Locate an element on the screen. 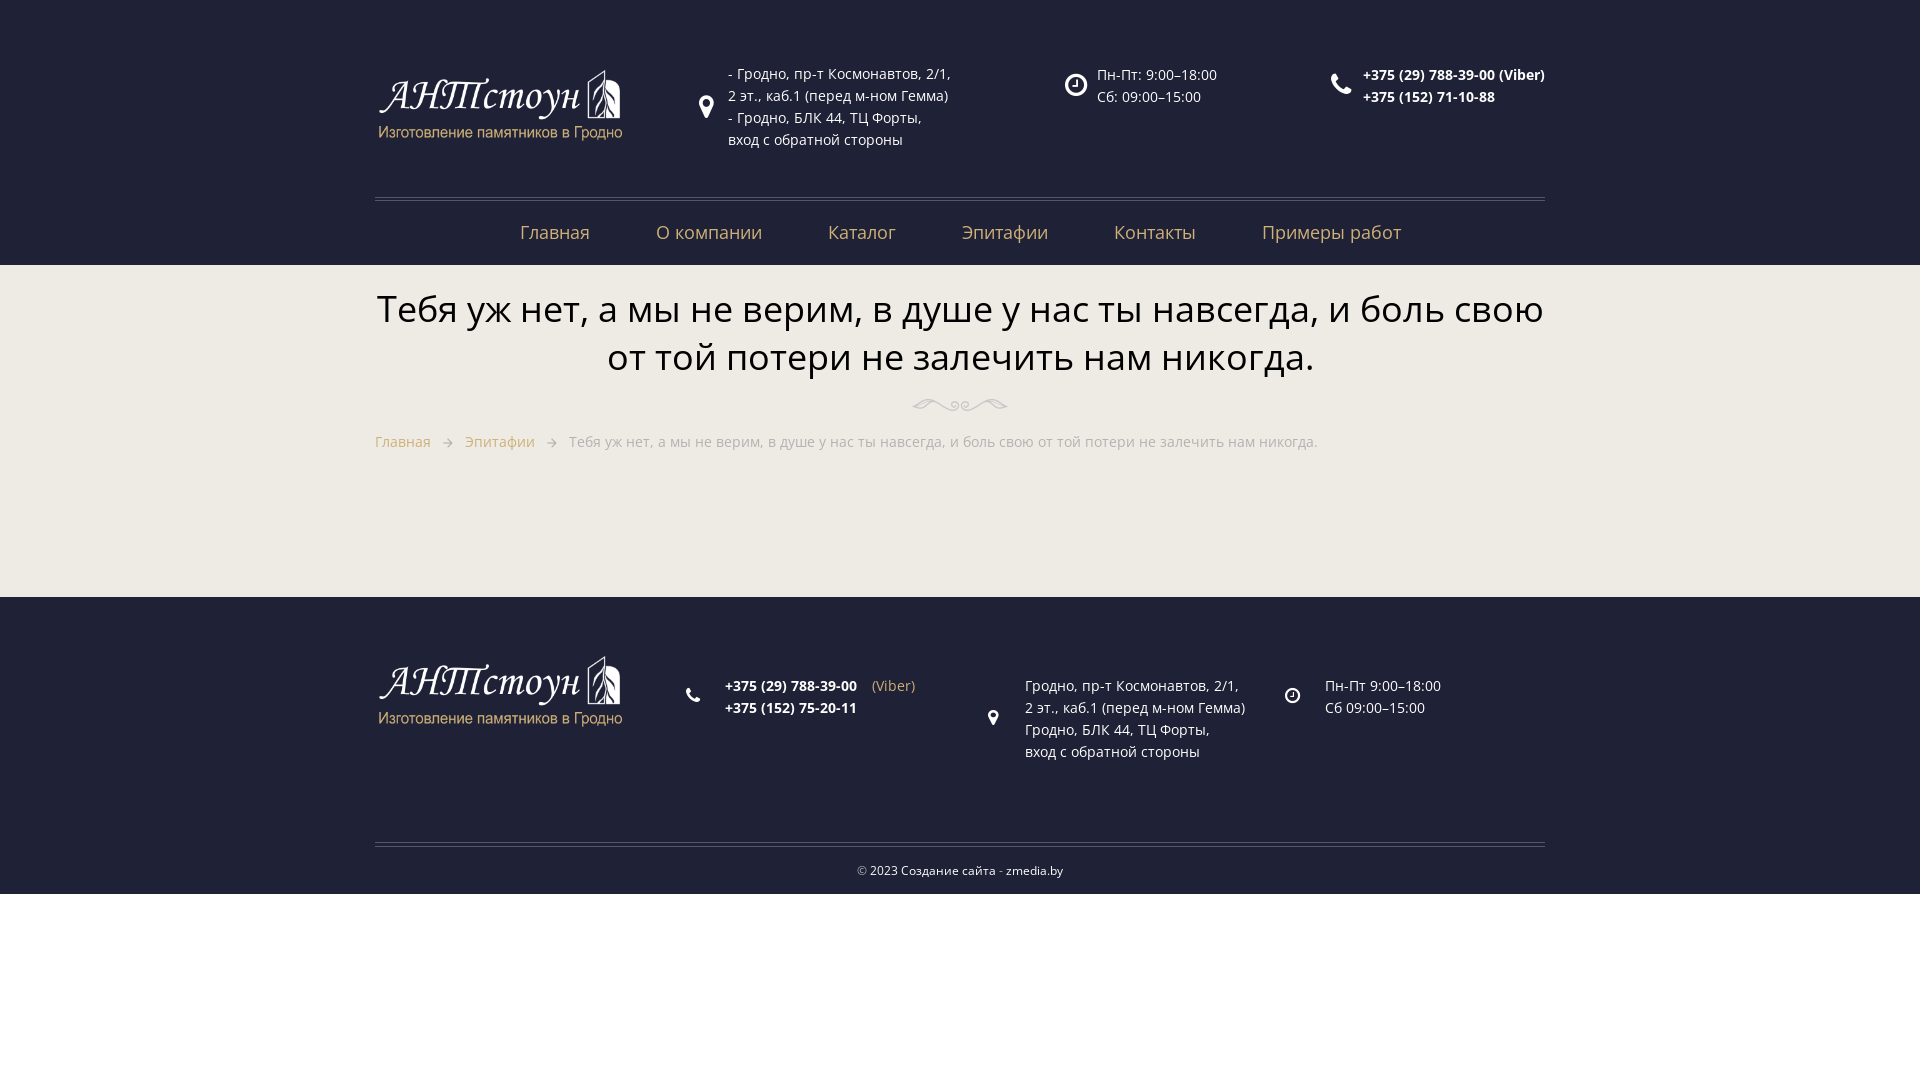 The image size is (1920, 1080). '+375 (29) 788-39-00(Viber)' is located at coordinates (820, 684).